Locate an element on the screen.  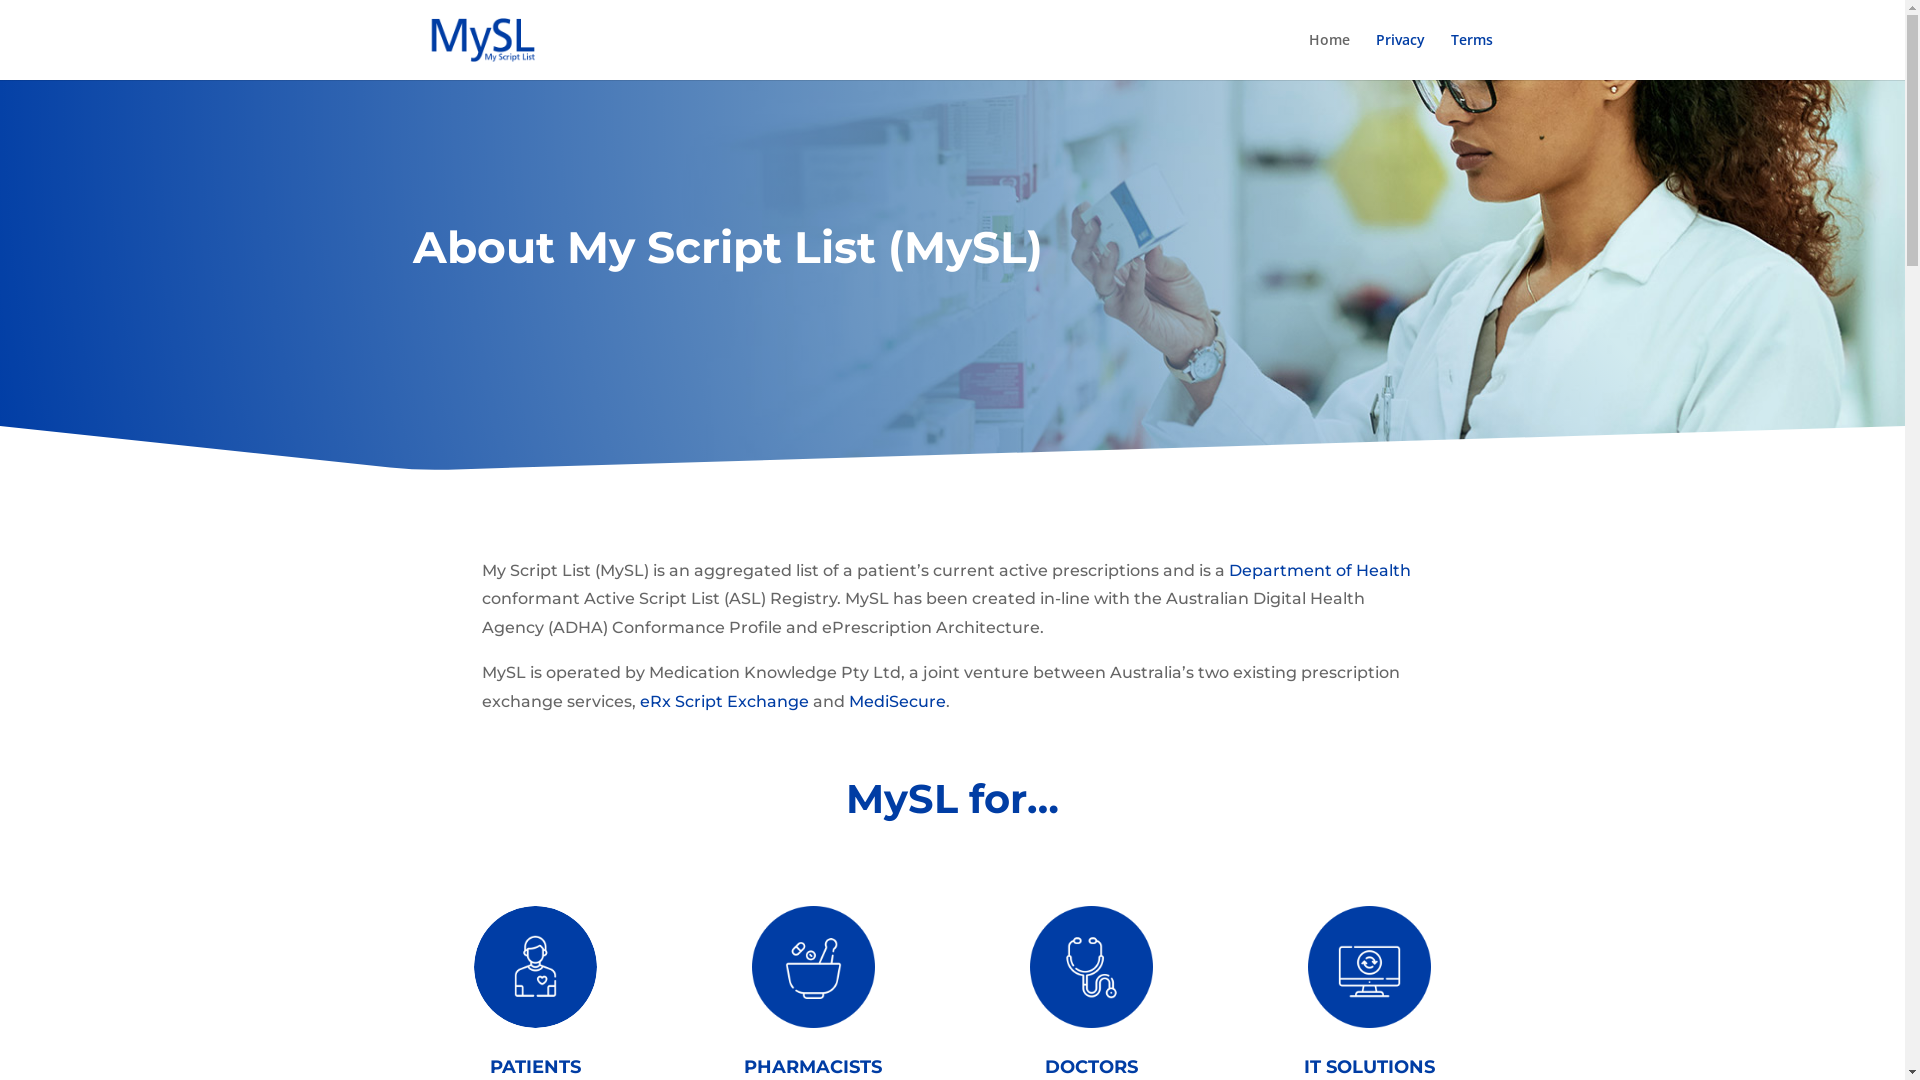
'Terms' is located at coordinates (1449, 55).